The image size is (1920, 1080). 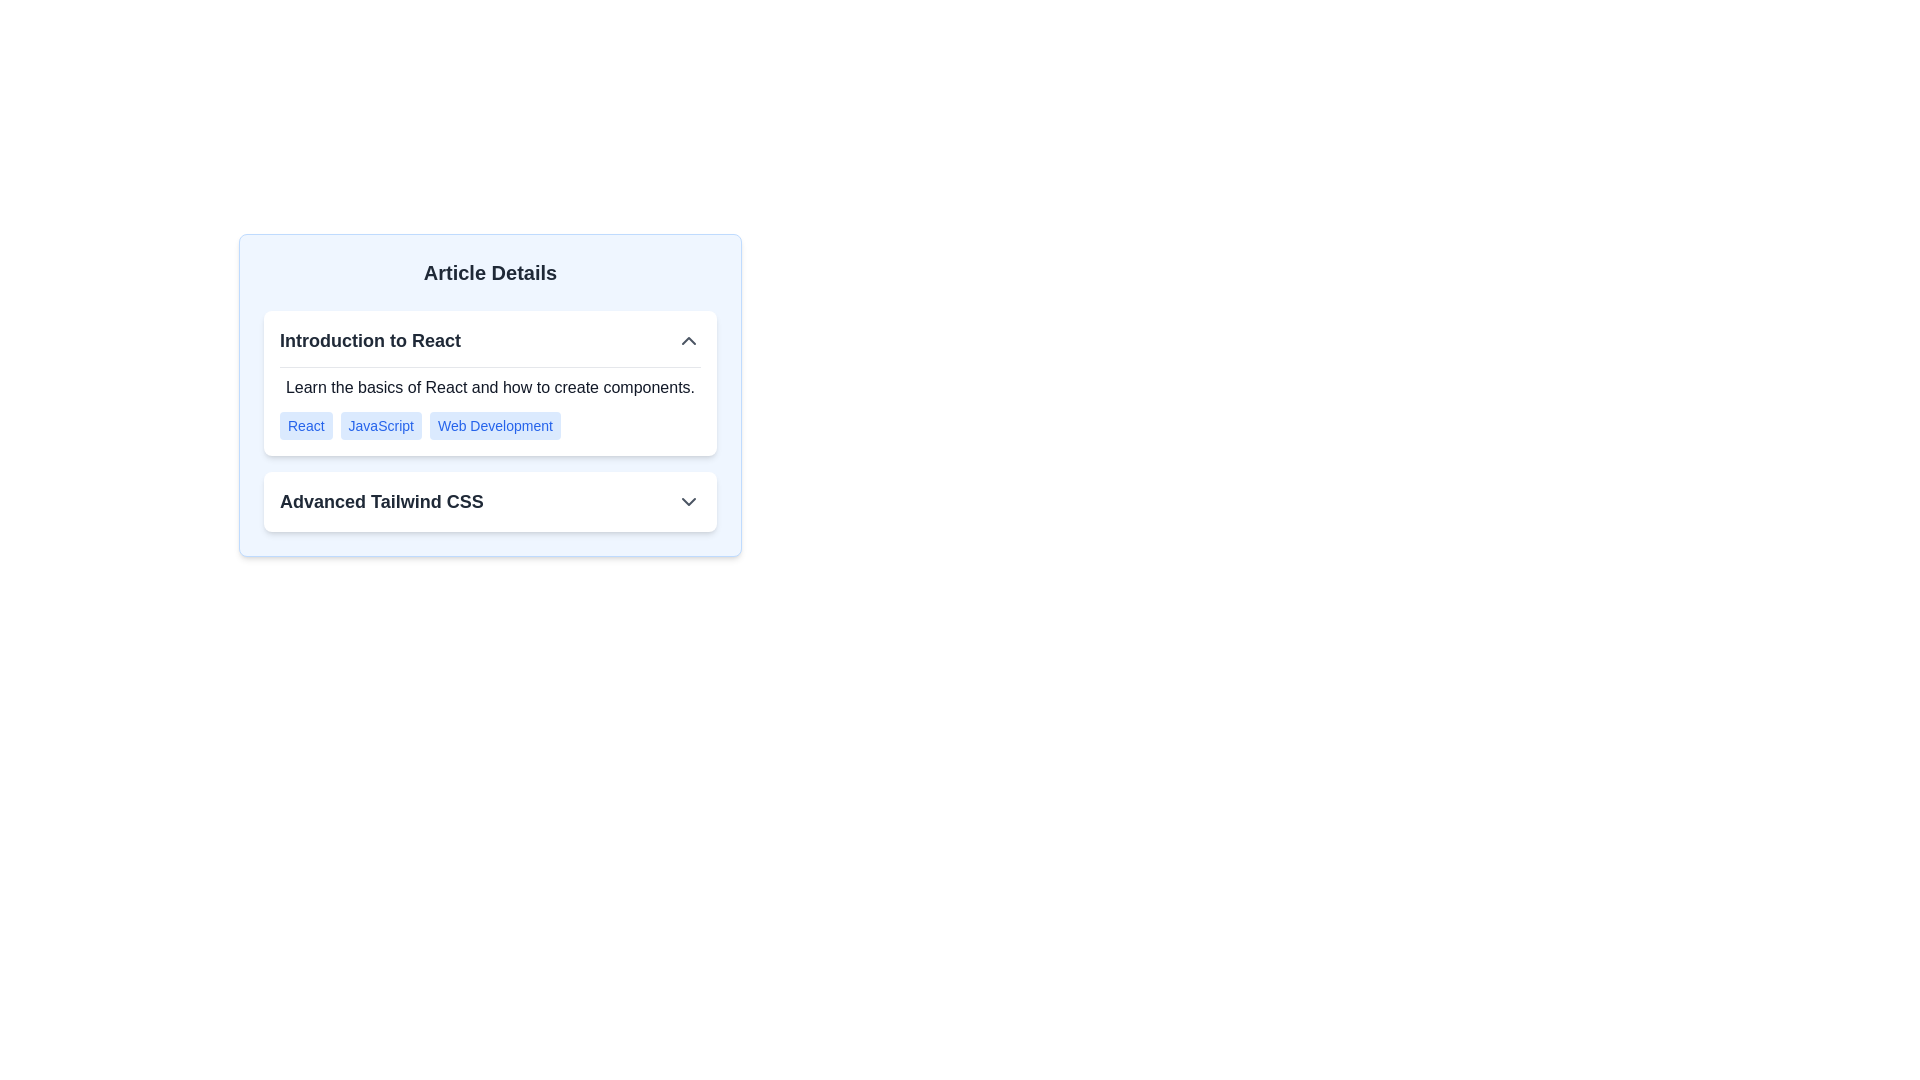 I want to click on the tag set consisting of labels 'React', 'JavaScript', and 'Web Development', which are styled as rounded boxes with a light blue background and blue text, located below the description text in the 'Article Details' card interface, so click(x=490, y=424).